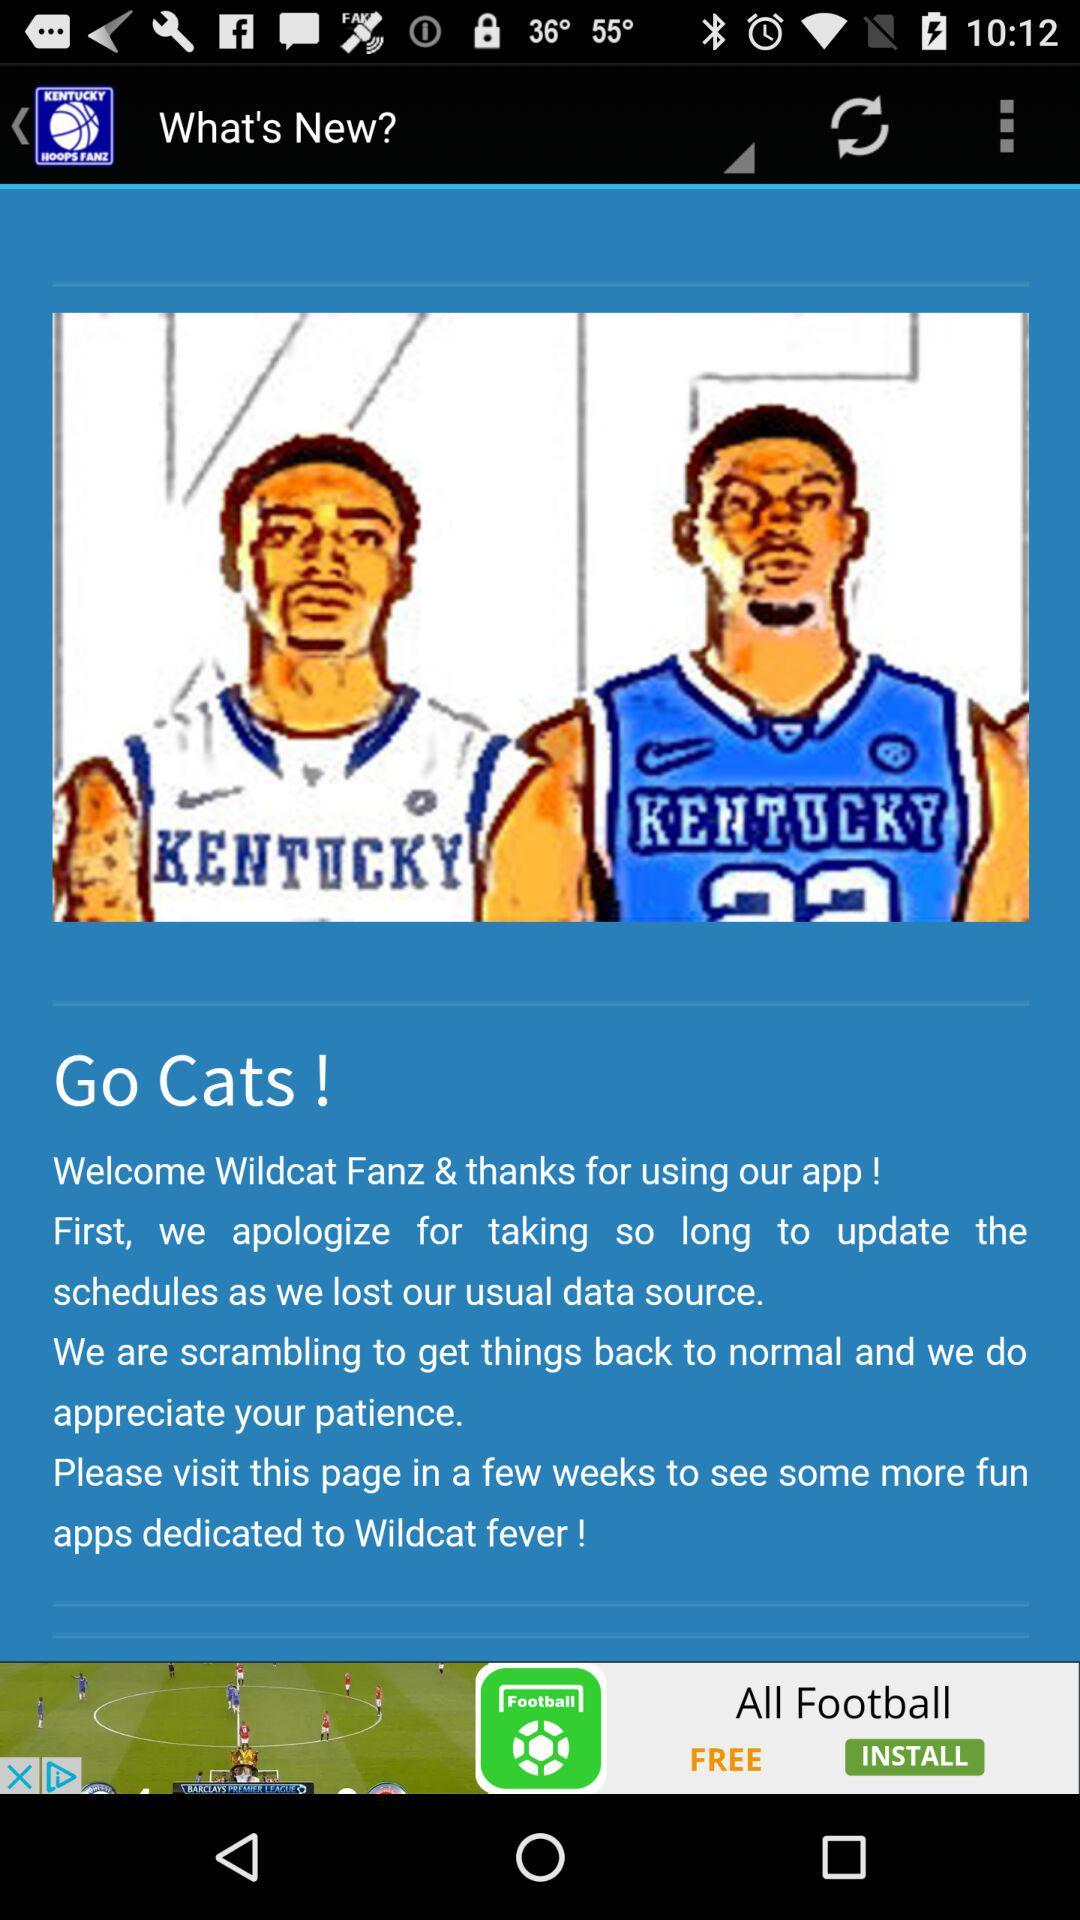  Describe the element at coordinates (540, 1727) in the screenshot. I see `advertisement about foodball` at that location.